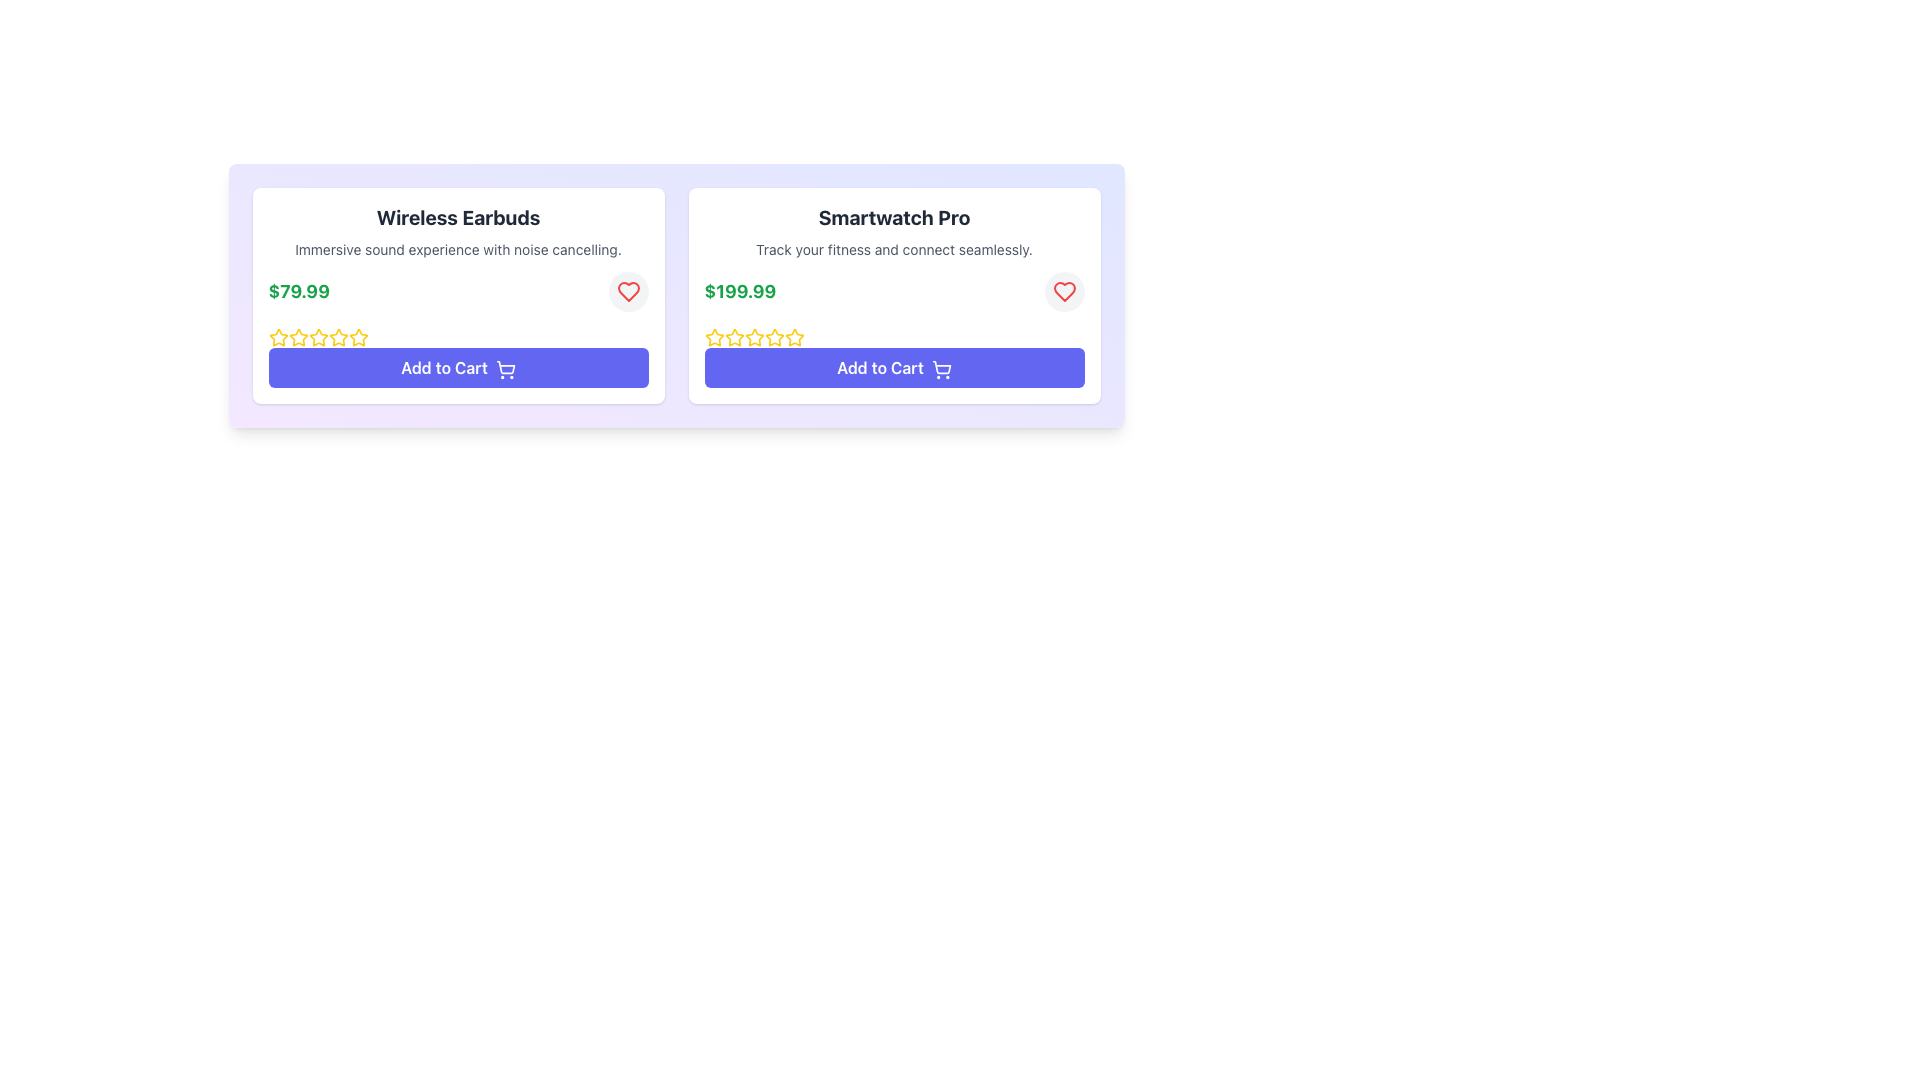  Describe the element at coordinates (277, 337) in the screenshot. I see `the first yellow star icon in the rating system` at that location.